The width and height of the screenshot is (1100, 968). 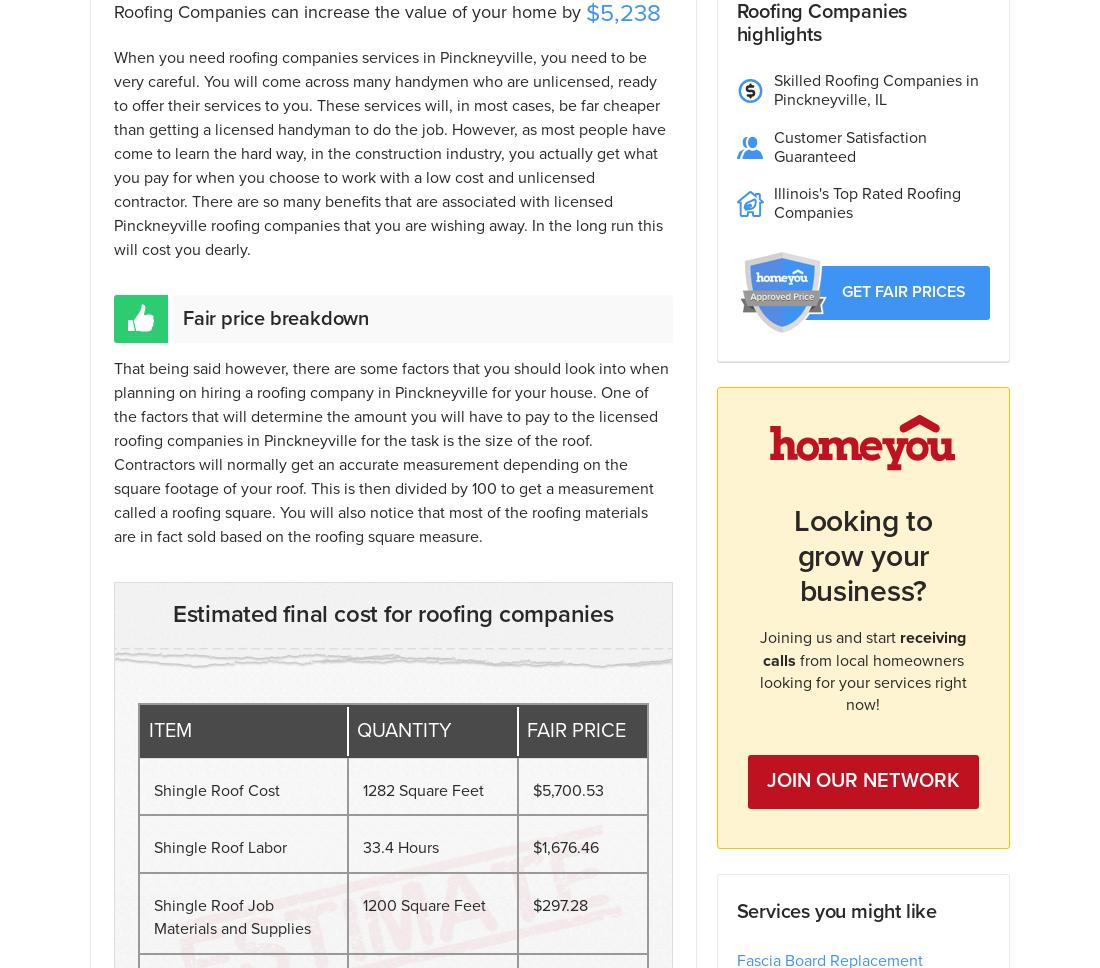 What do you see at coordinates (874, 90) in the screenshot?
I see `'Skilled Roofing Companies in Pinckneyville, IL'` at bounding box center [874, 90].